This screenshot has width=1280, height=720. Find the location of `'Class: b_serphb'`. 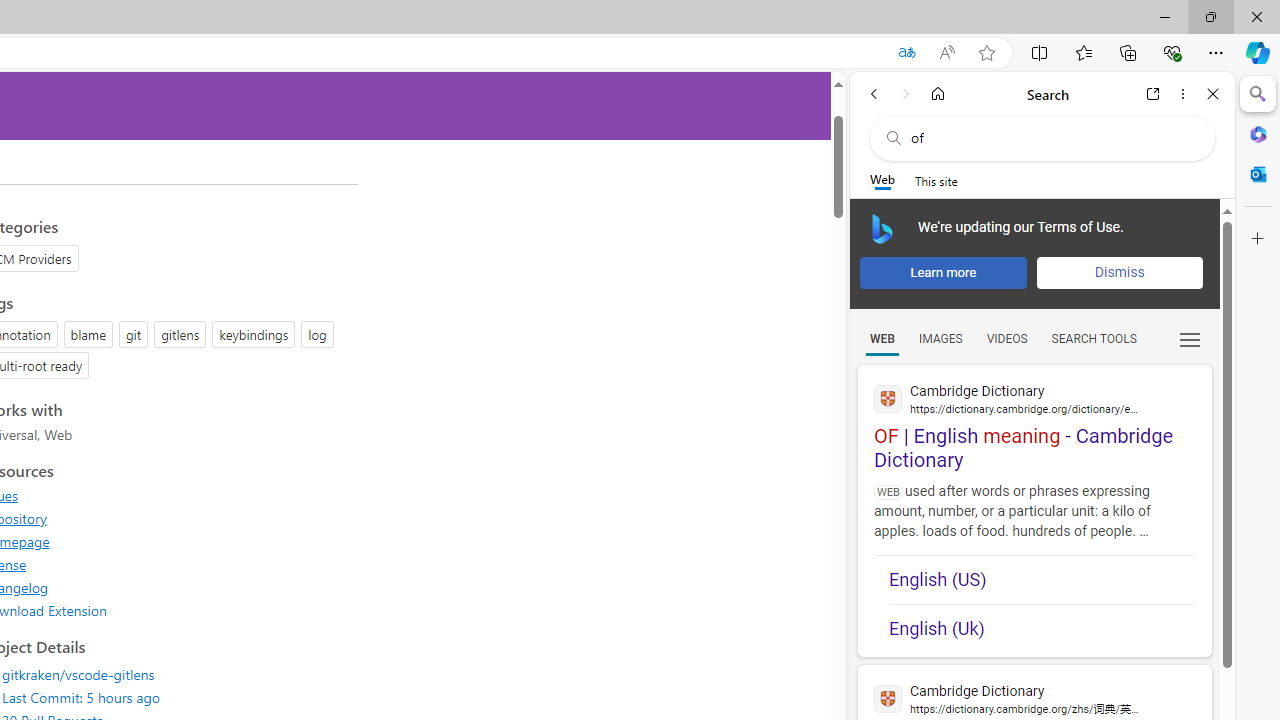

'Class: b_serphb' is located at coordinates (1190, 338).